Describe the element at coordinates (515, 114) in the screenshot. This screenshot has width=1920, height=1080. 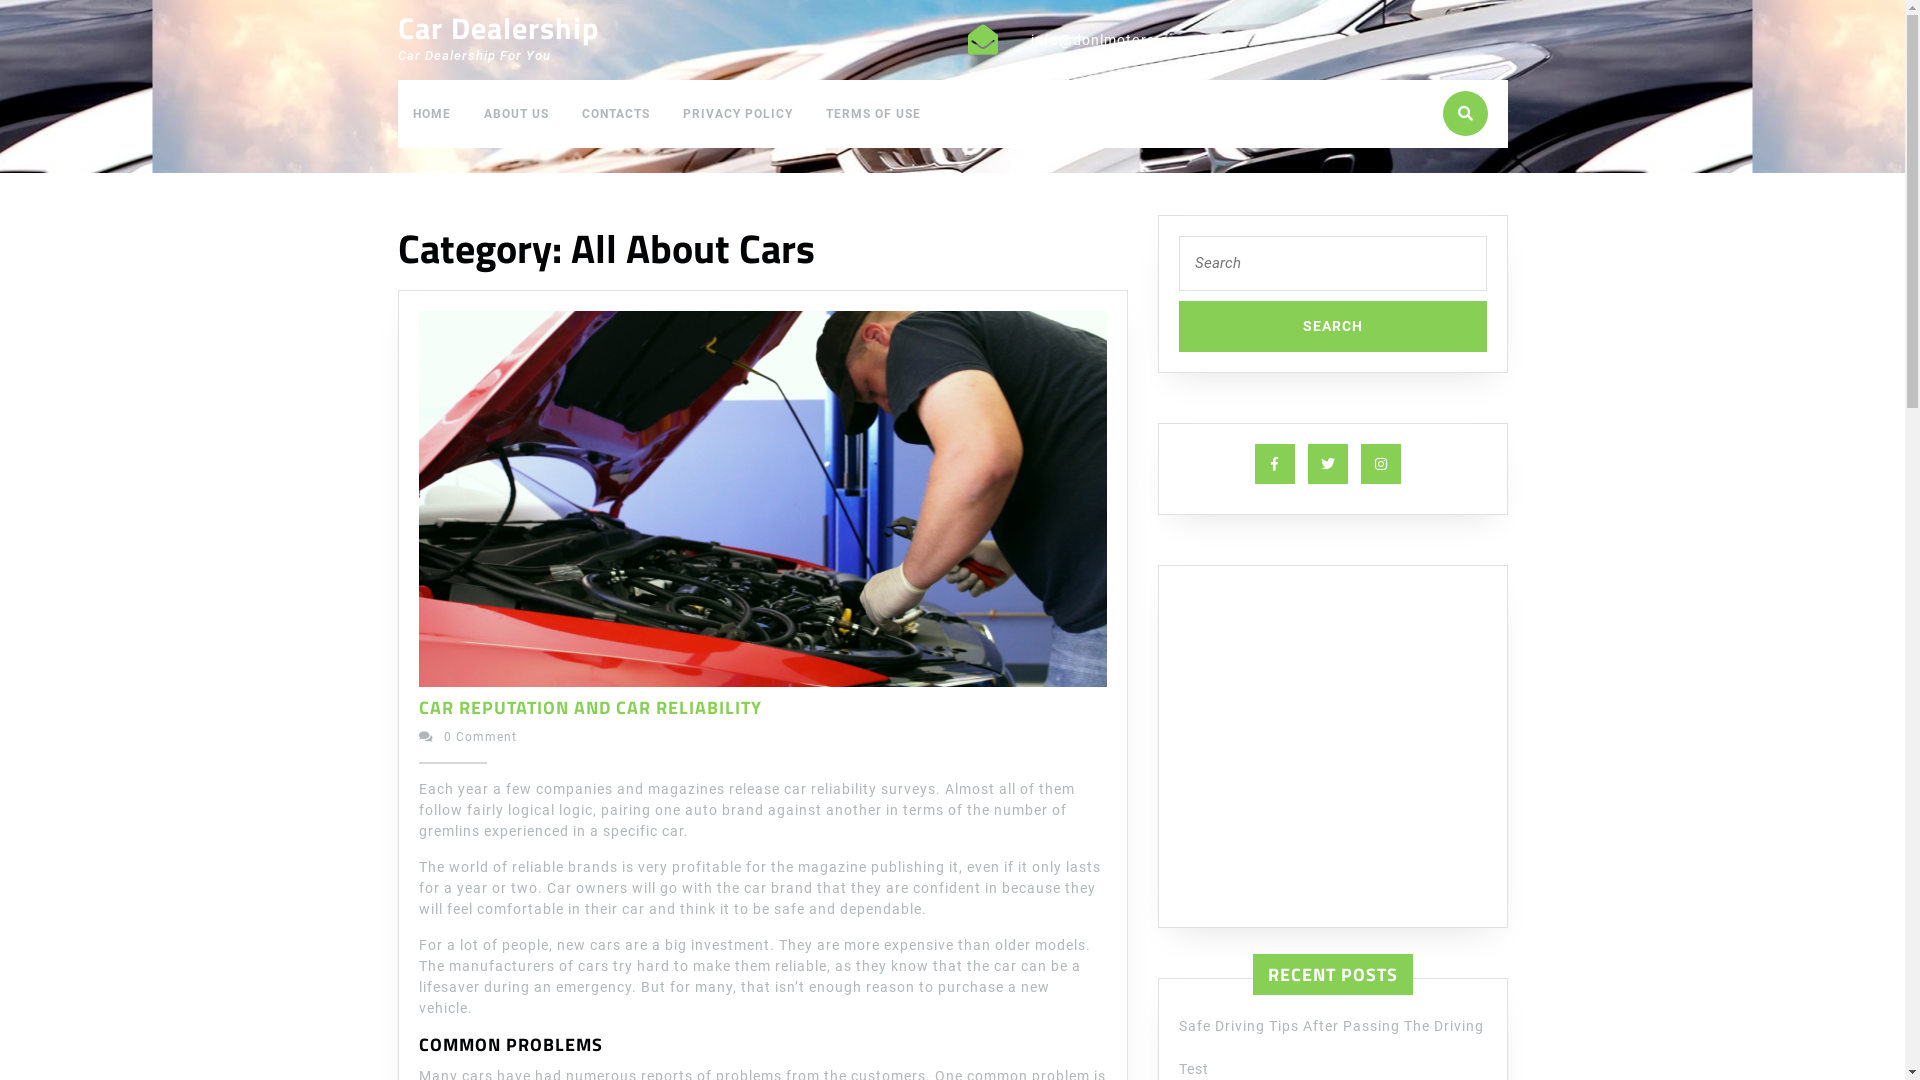
I see `'ABOUT US'` at that location.